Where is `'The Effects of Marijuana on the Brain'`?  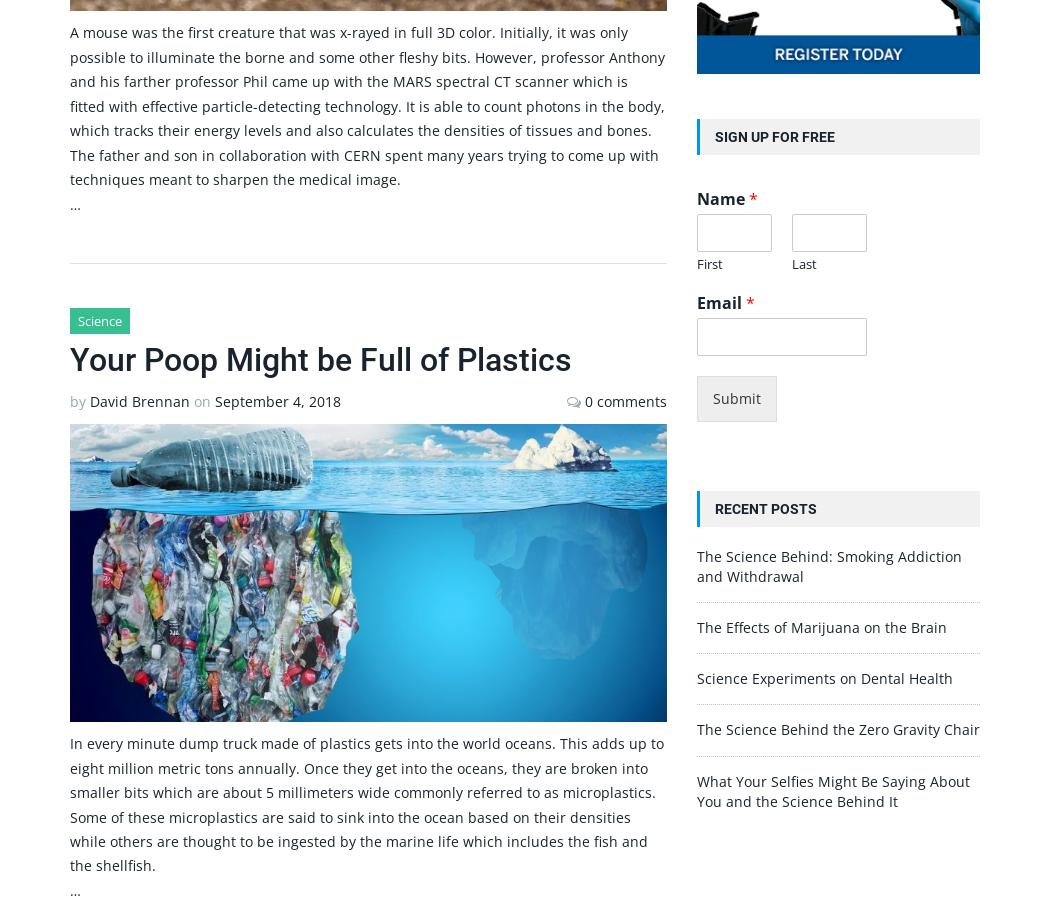 'The Effects of Marijuana on the Brain' is located at coordinates (696, 627).